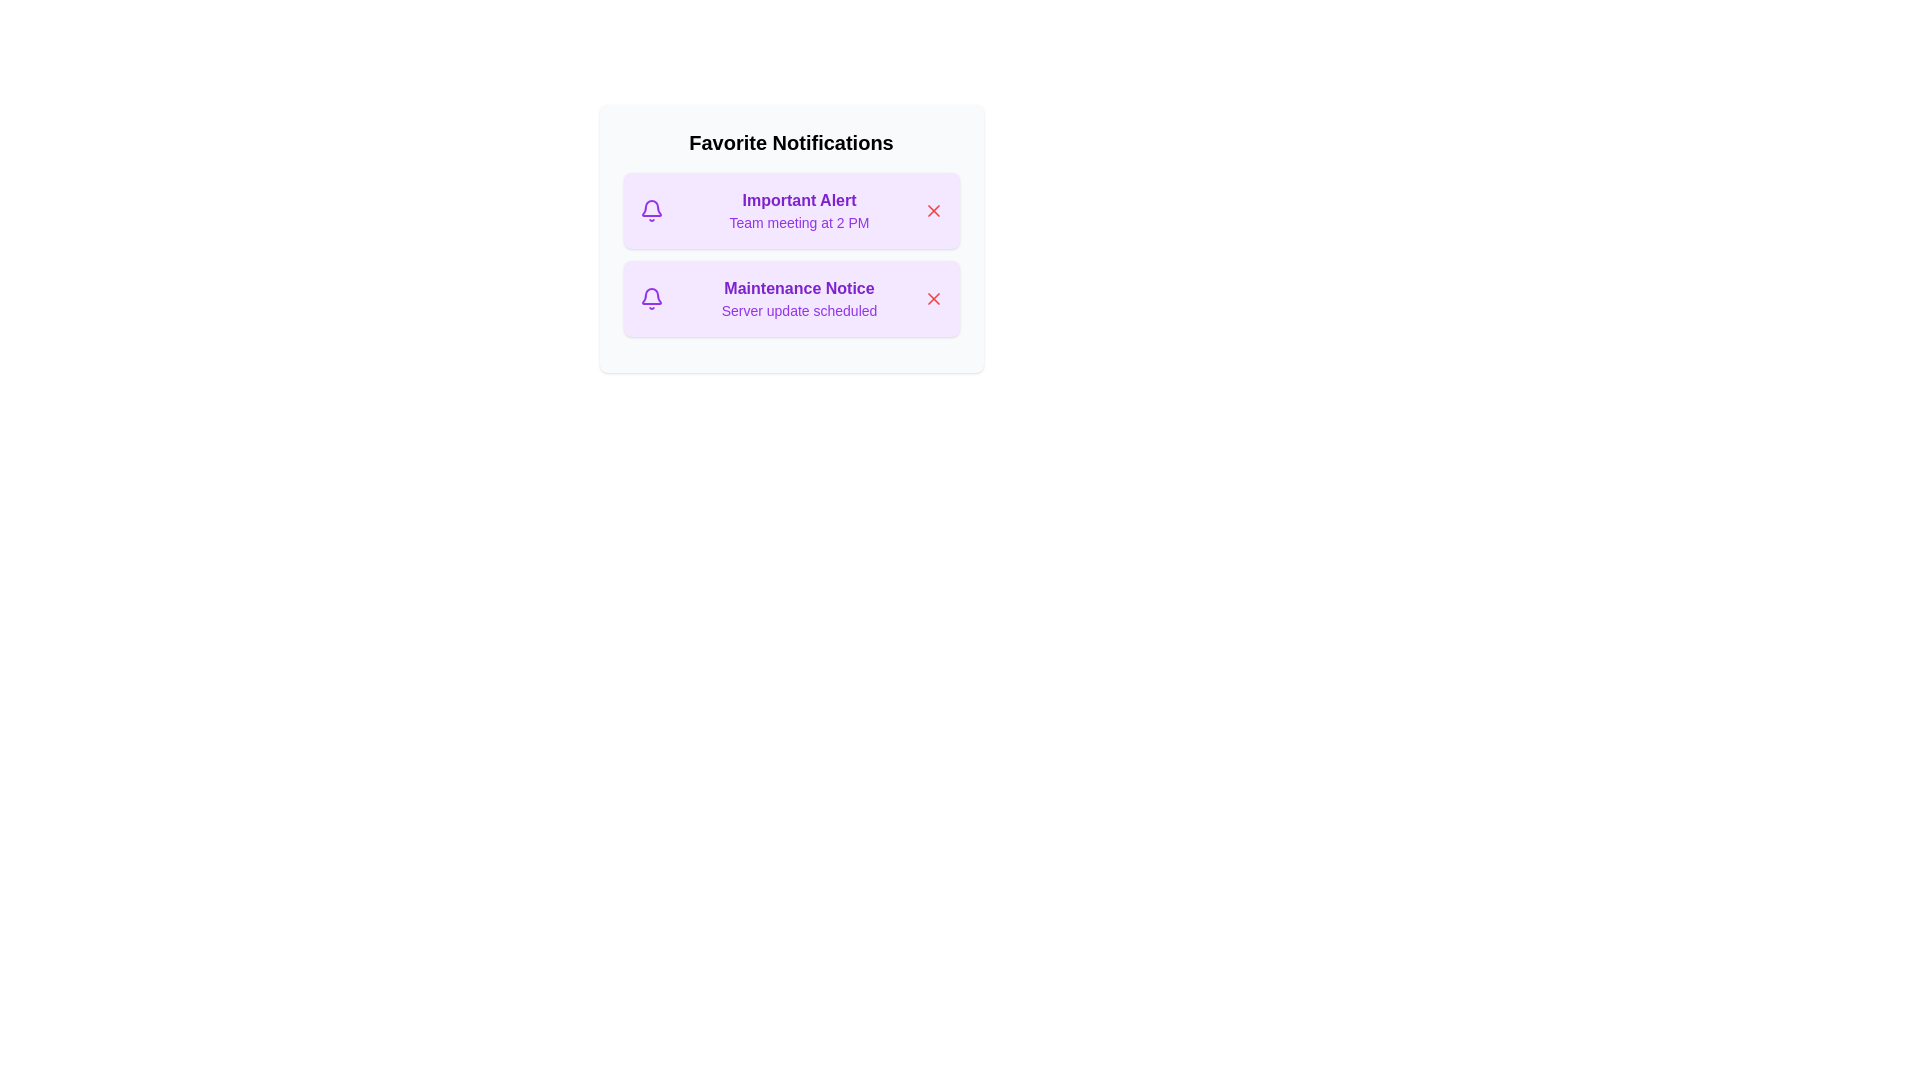  Describe the element at coordinates (651, 211) in the screenshot. I see `the bell icon for Important Alert notification` at that location.